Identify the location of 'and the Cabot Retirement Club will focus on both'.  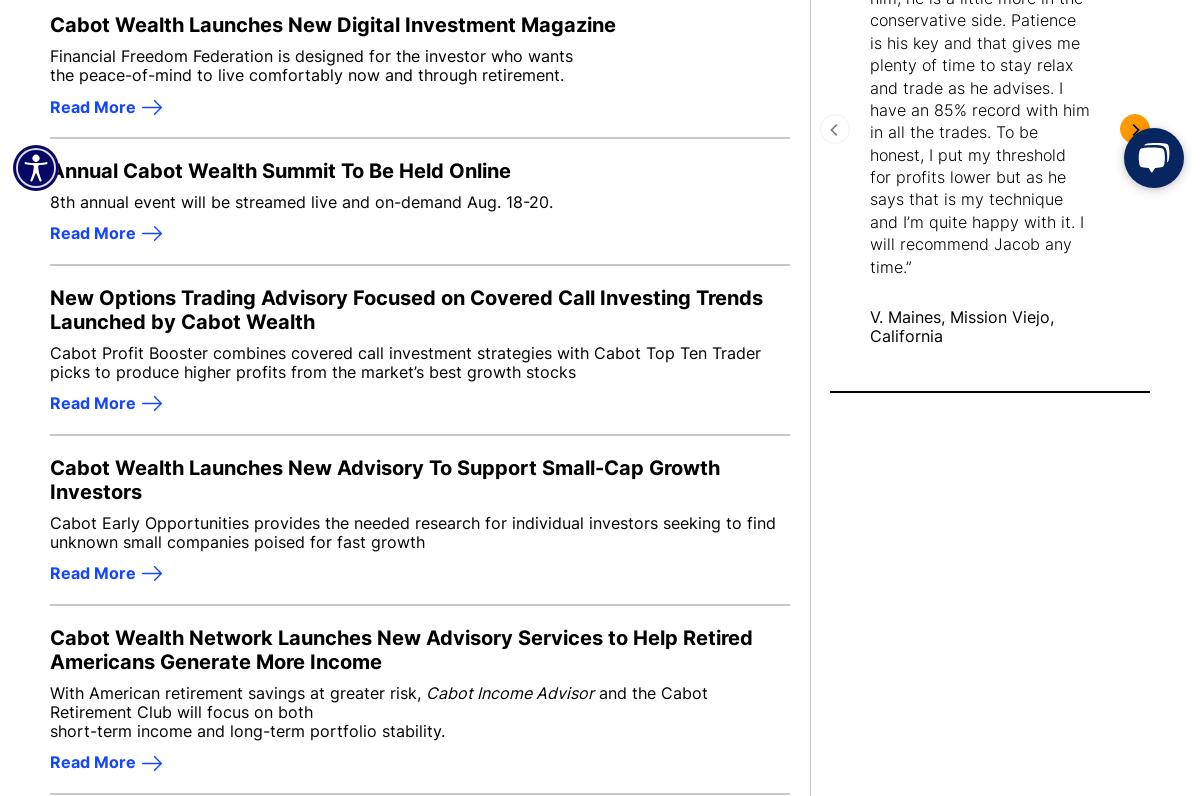
(378, 701).